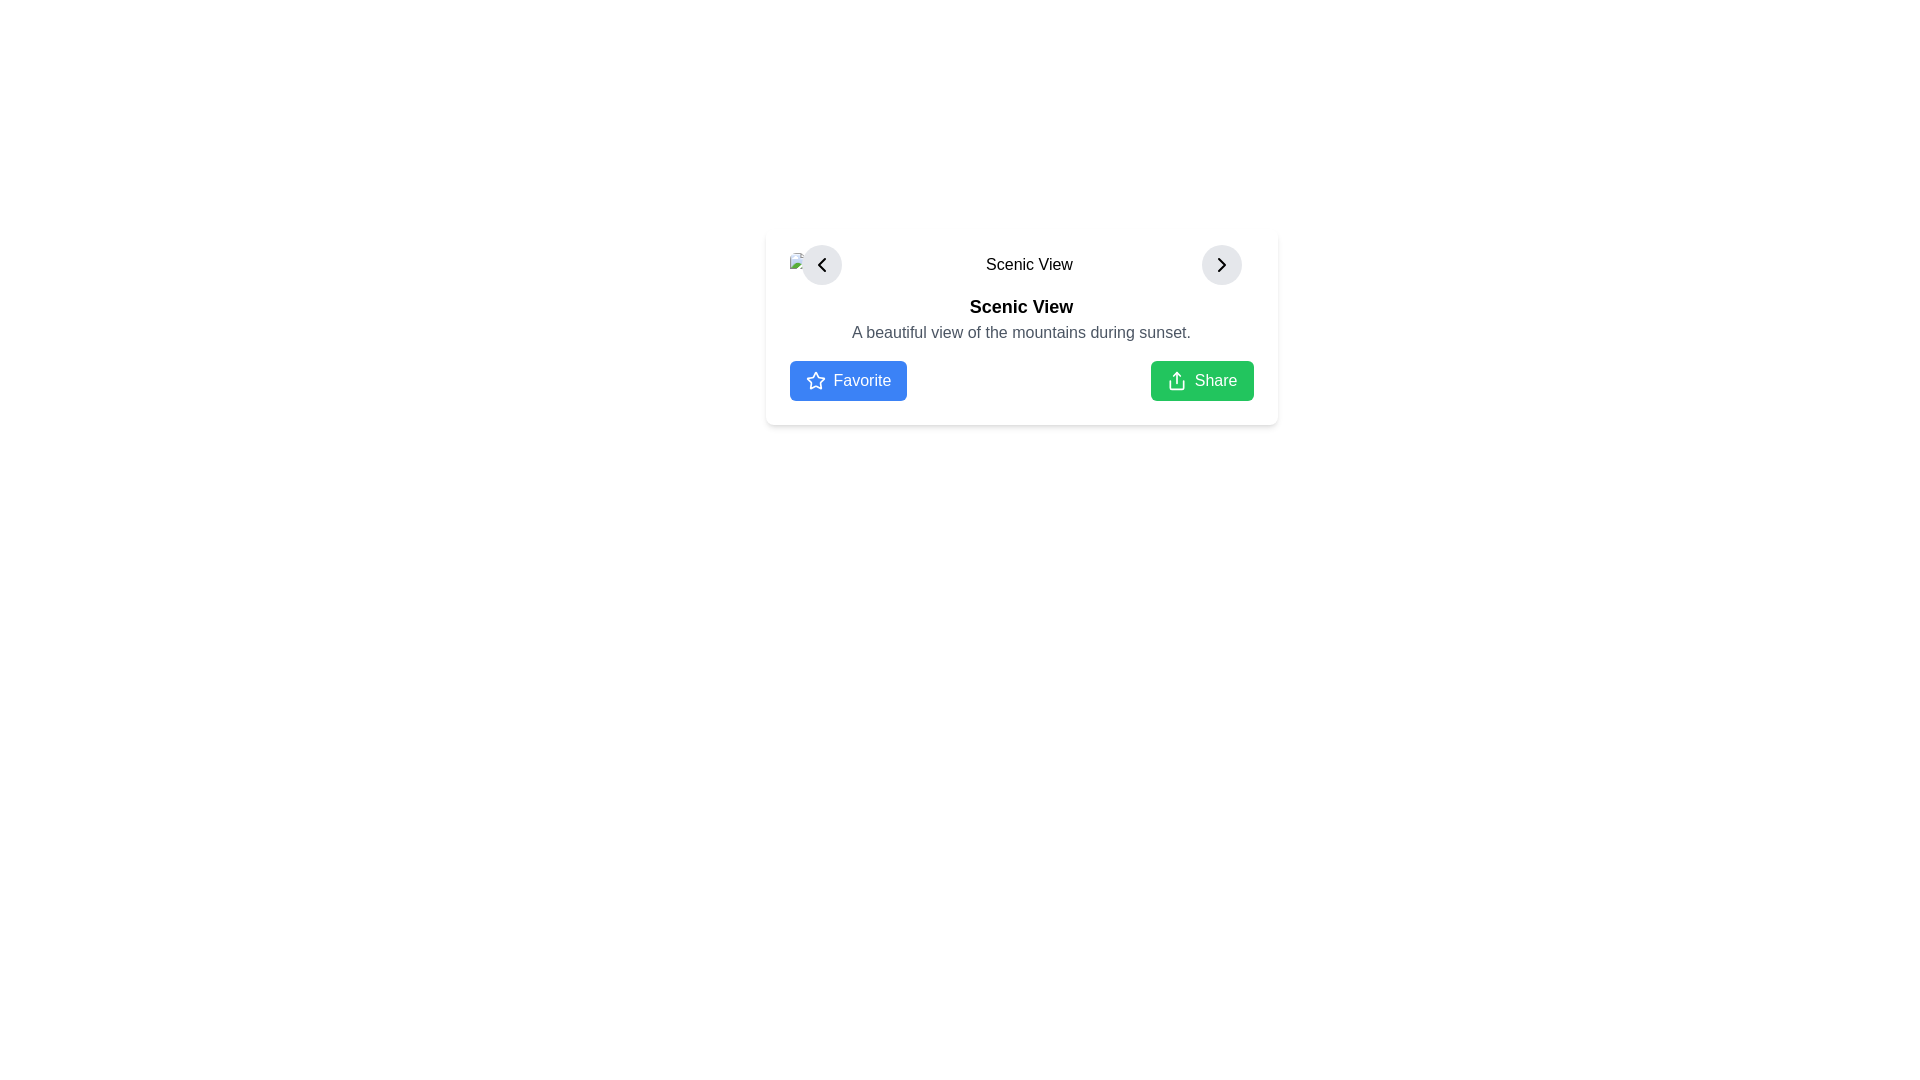 The width and height of the screenshot is (1920, 1080). I want to click on the navigation icon located in the top right corner of the card interface, so click(1220, 264).